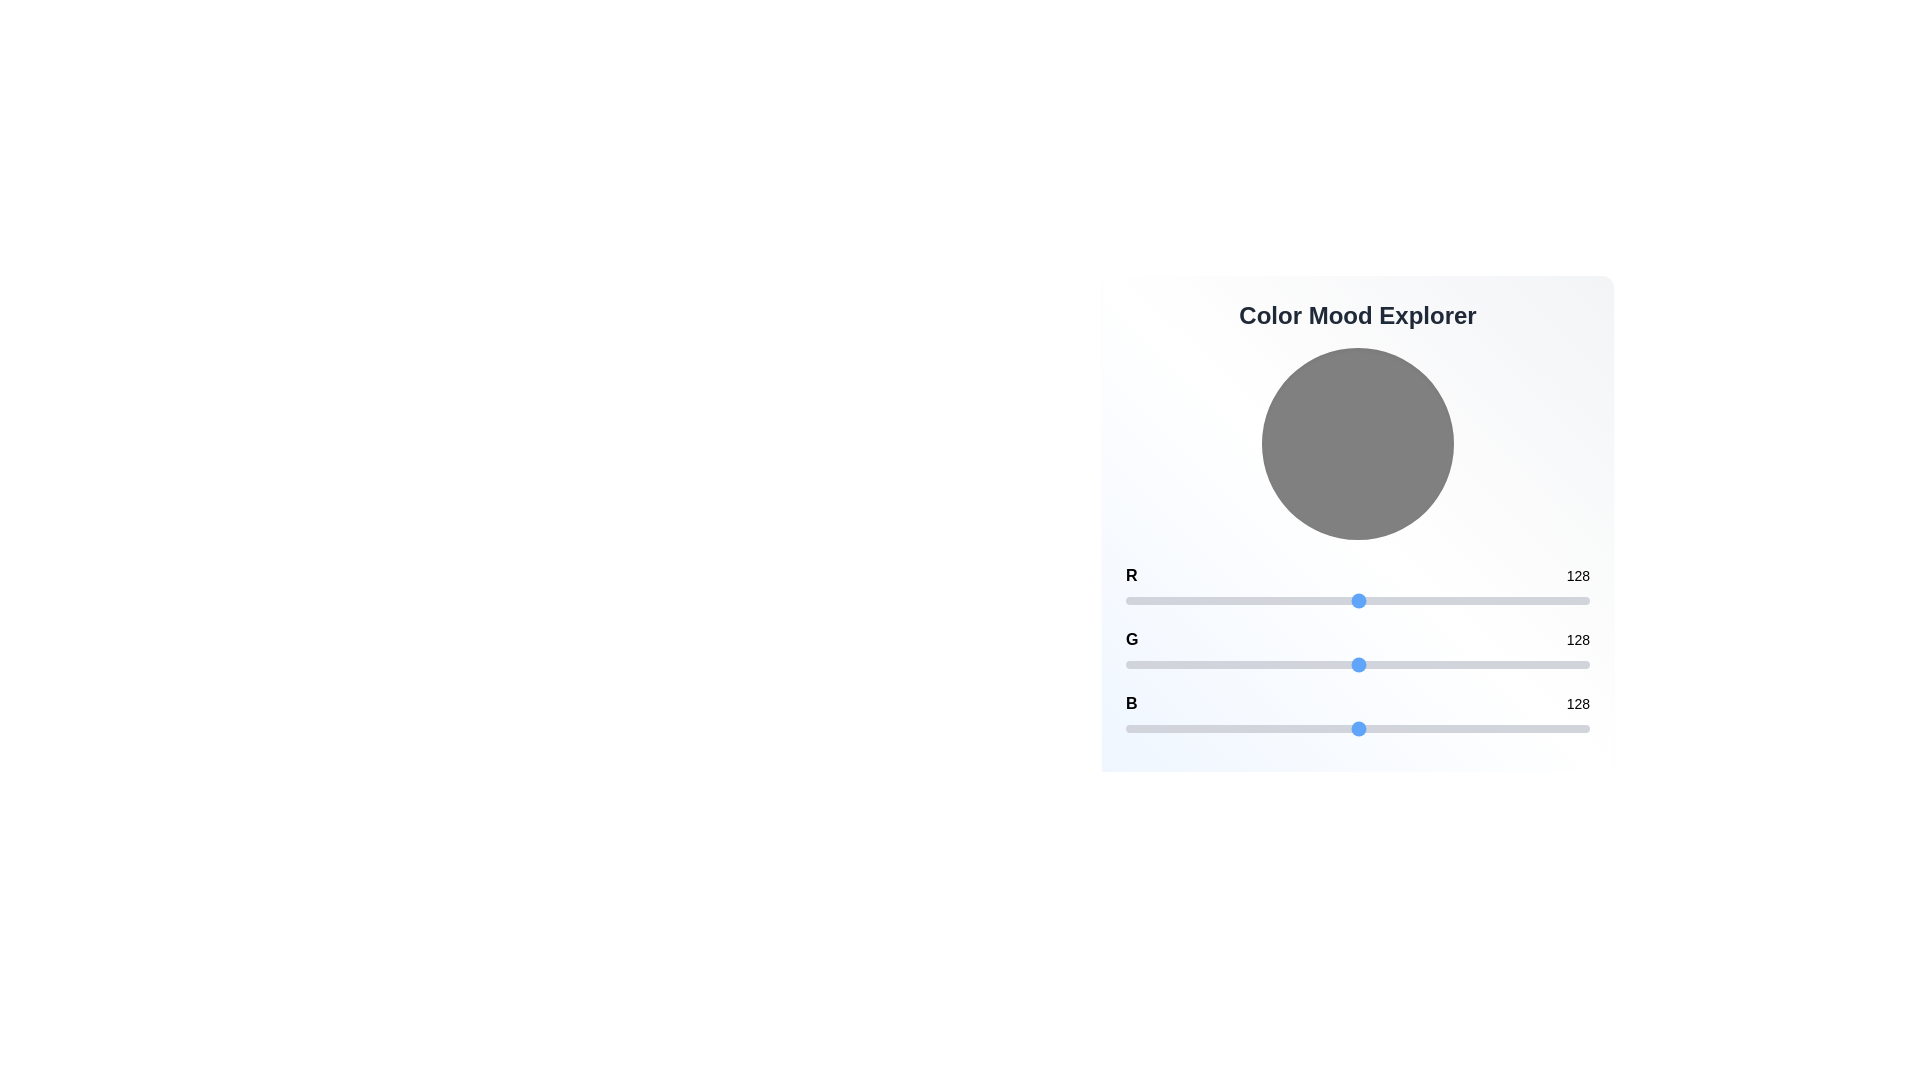  I want to click on the blue channel slider to set the value to 96, so click(1300, 729).